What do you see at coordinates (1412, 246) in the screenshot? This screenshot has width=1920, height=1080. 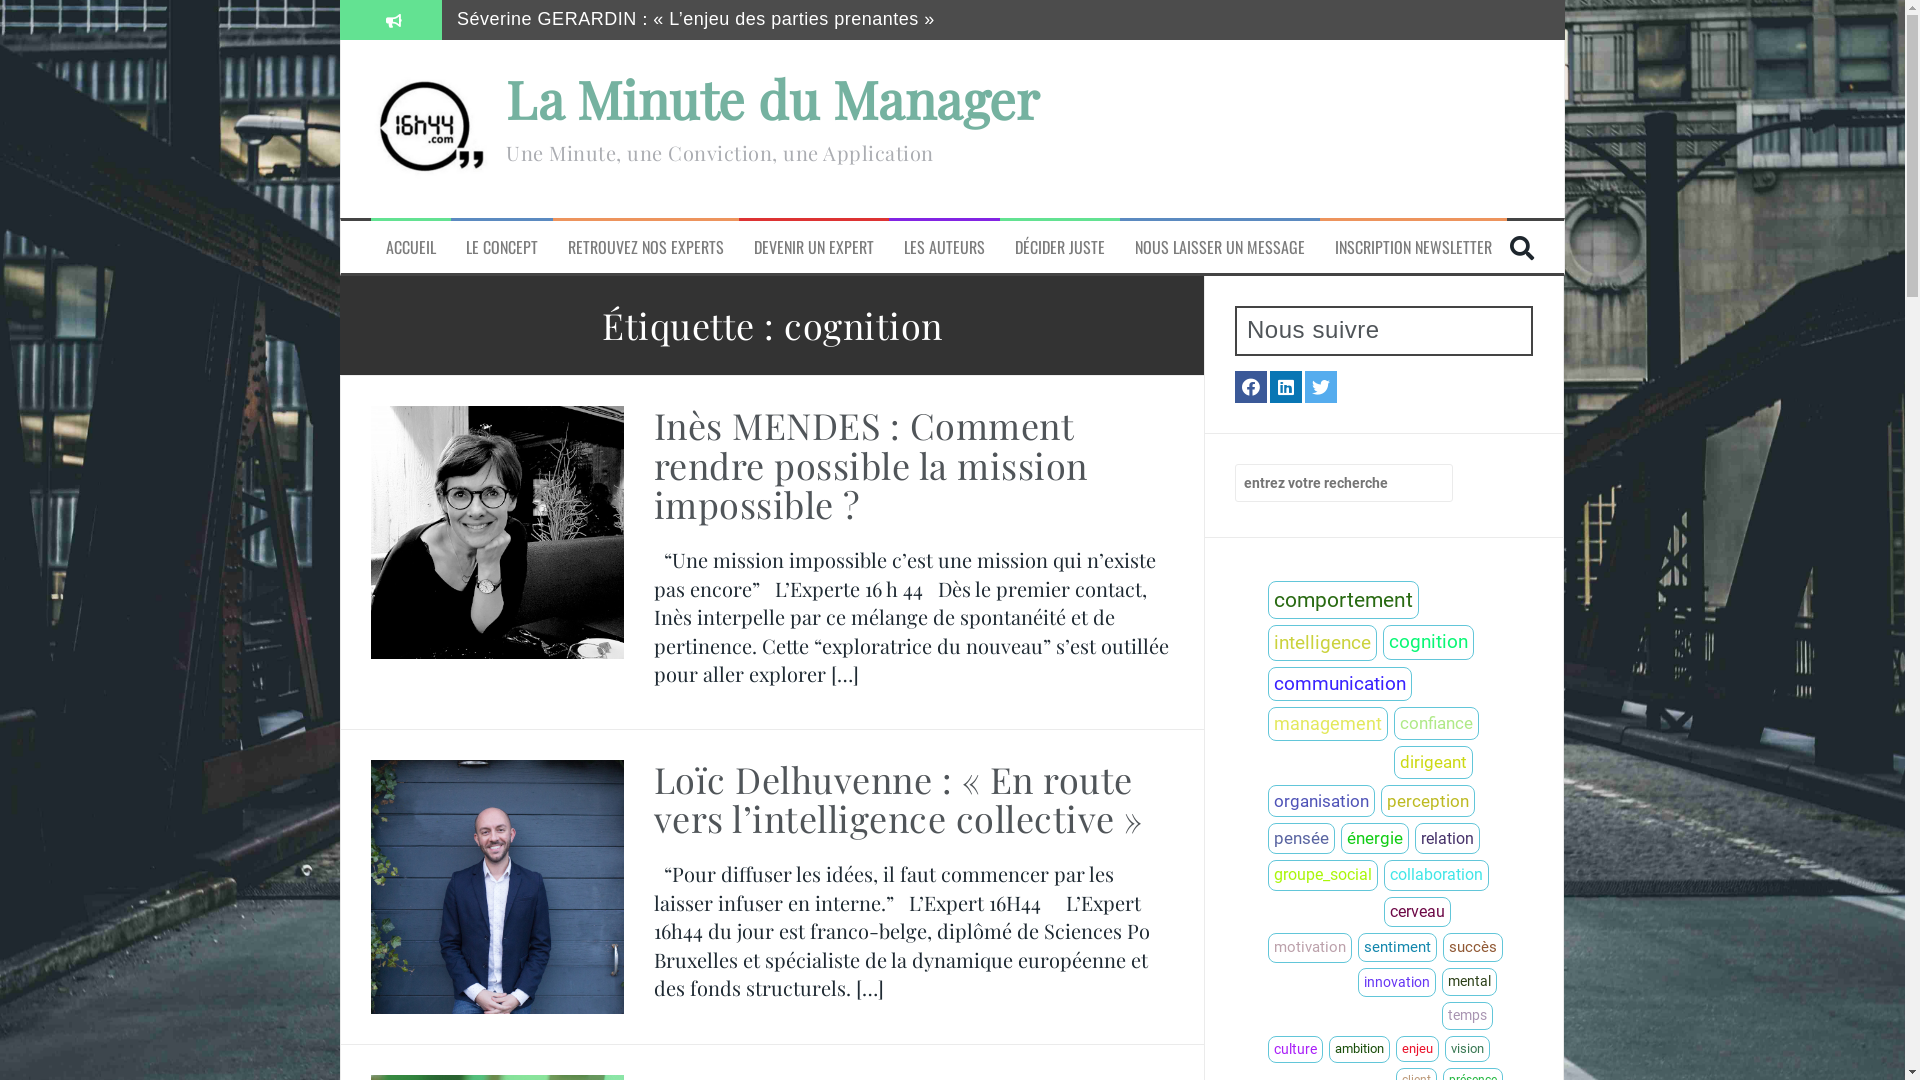 I see `'INSCRIPTION NEWSLETTER'` at bounding box center [1412, 246].